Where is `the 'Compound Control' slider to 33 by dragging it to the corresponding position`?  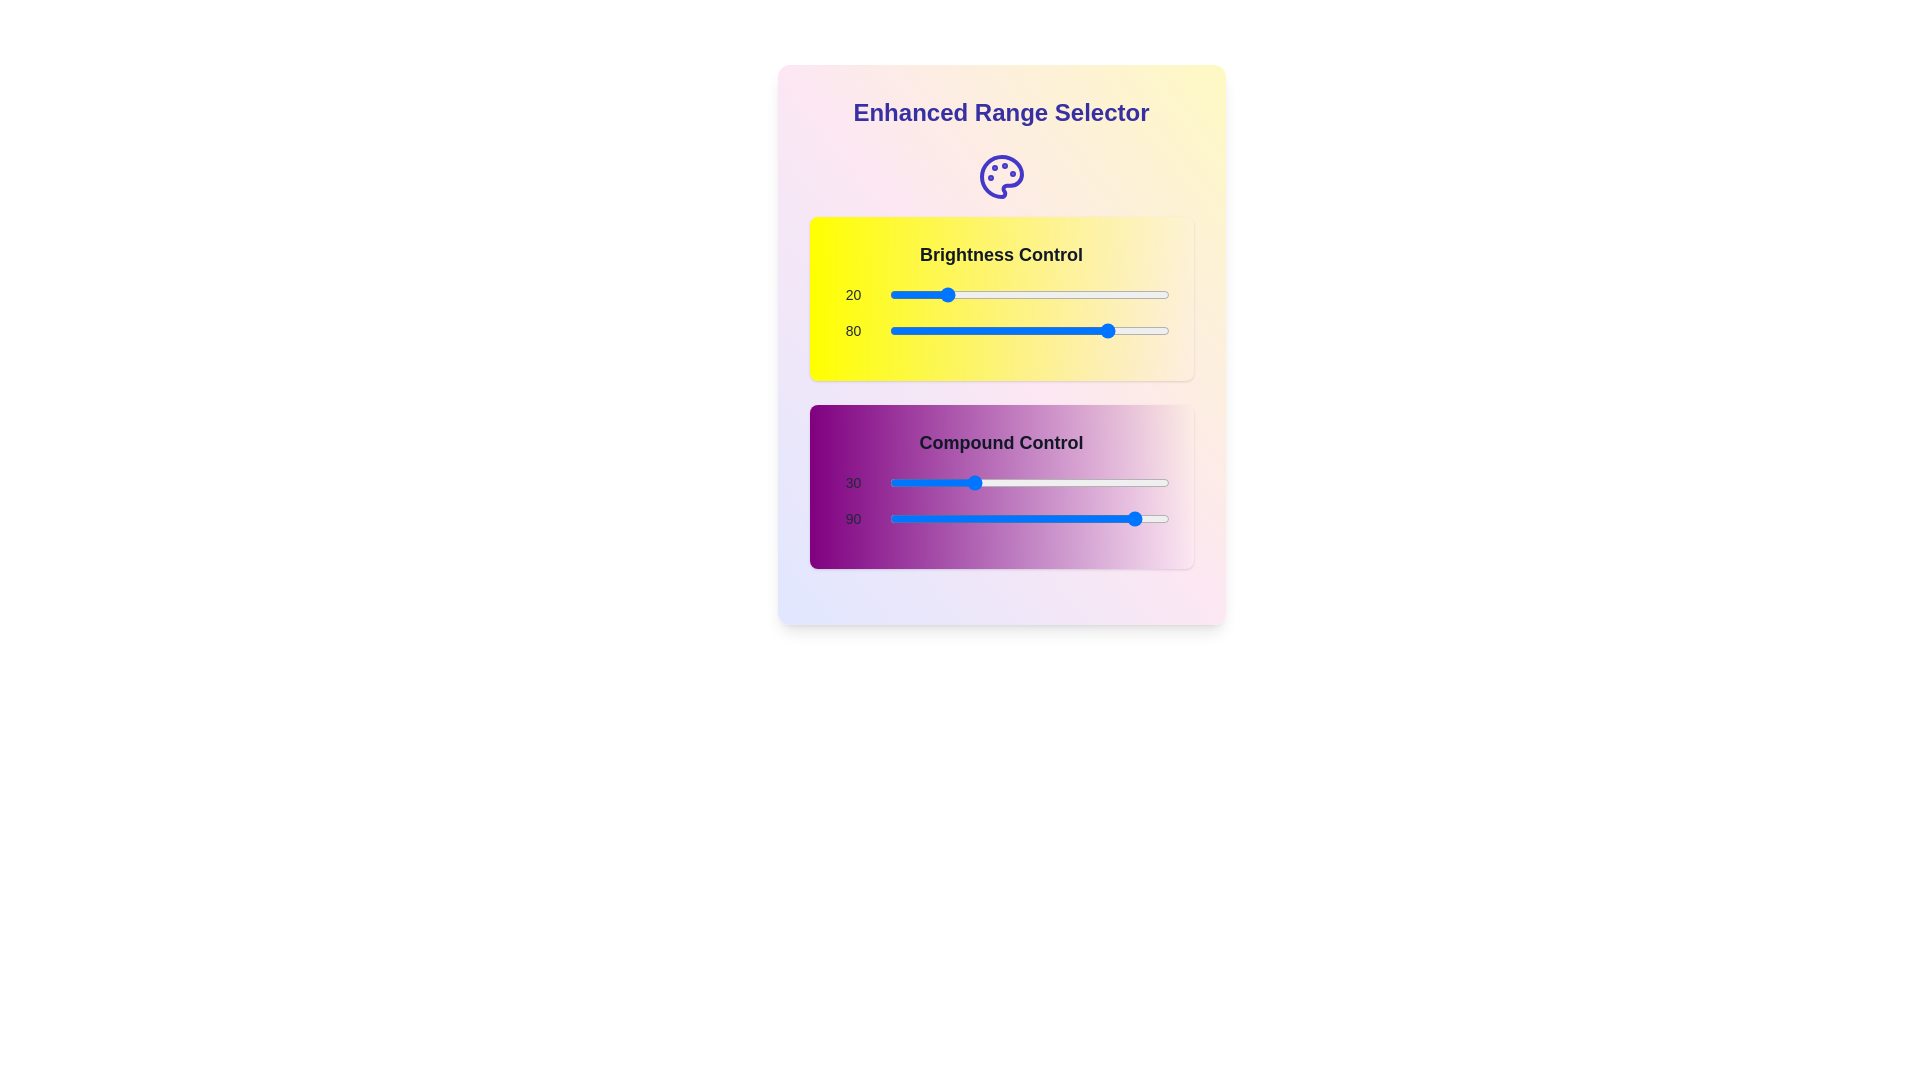 the 'Compound Control' slider to 33 by dragging it to the corresponding position is located at coordinates (979, 482).